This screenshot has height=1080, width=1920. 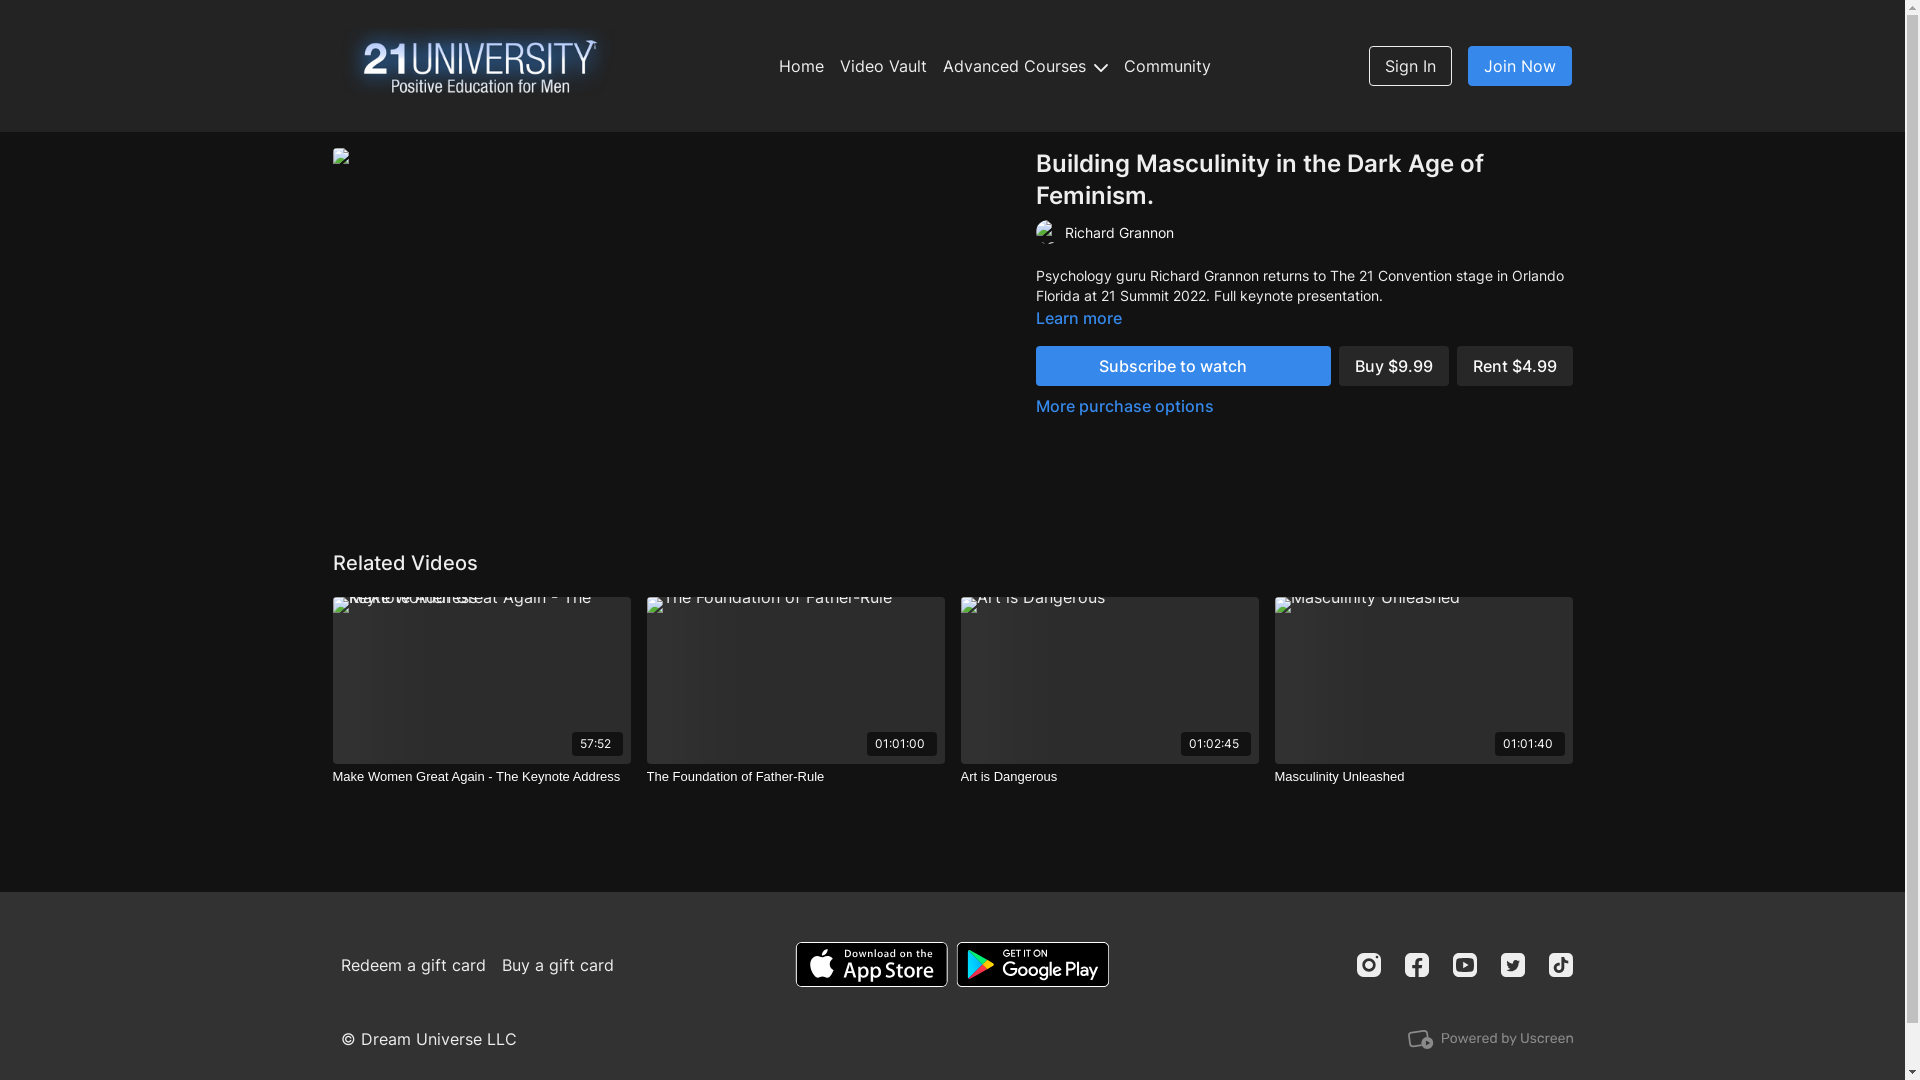 What do you see at coordinates (882, 64) in the screenshot?
I see `'Video Vault'` at bounding box center [882, 64].